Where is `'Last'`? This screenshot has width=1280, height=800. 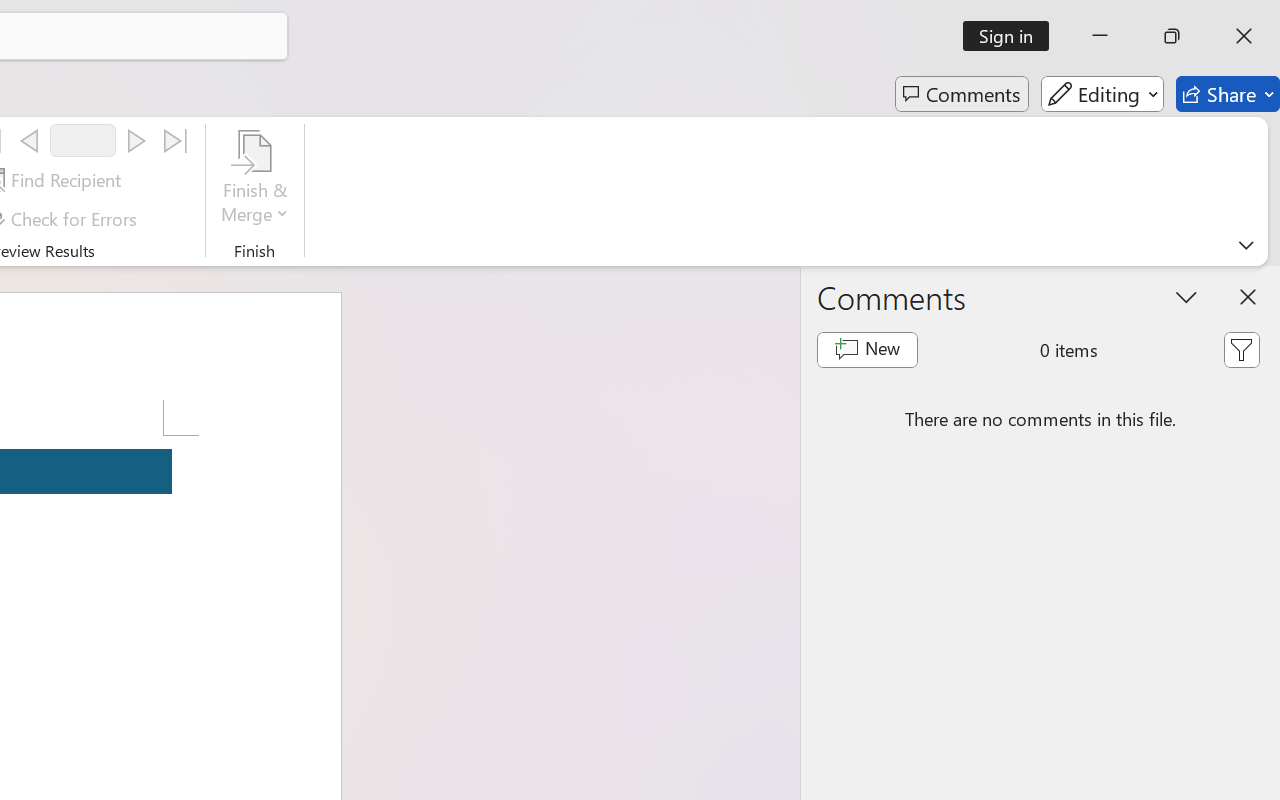
'Last' is located at coordinates (176, 141).